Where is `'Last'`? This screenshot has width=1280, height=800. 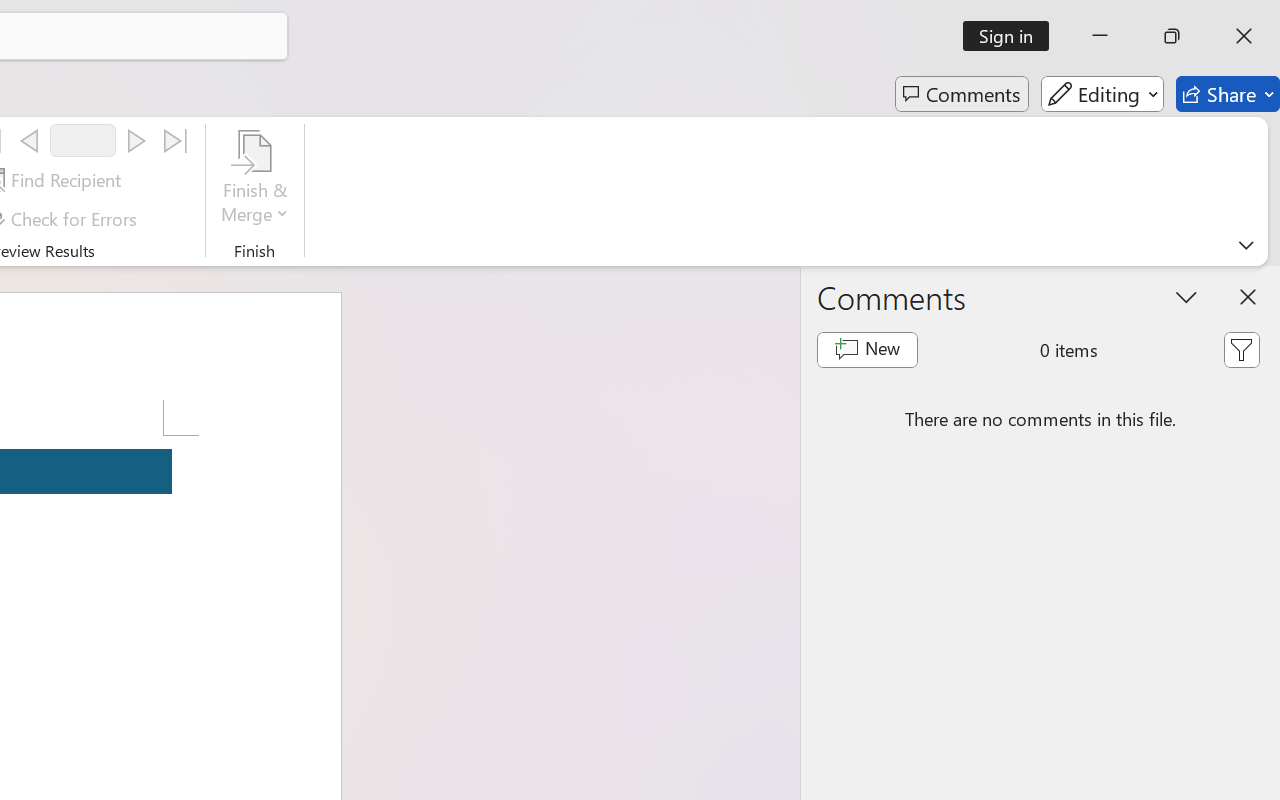
'Last' is located at coordinates (176, 141).